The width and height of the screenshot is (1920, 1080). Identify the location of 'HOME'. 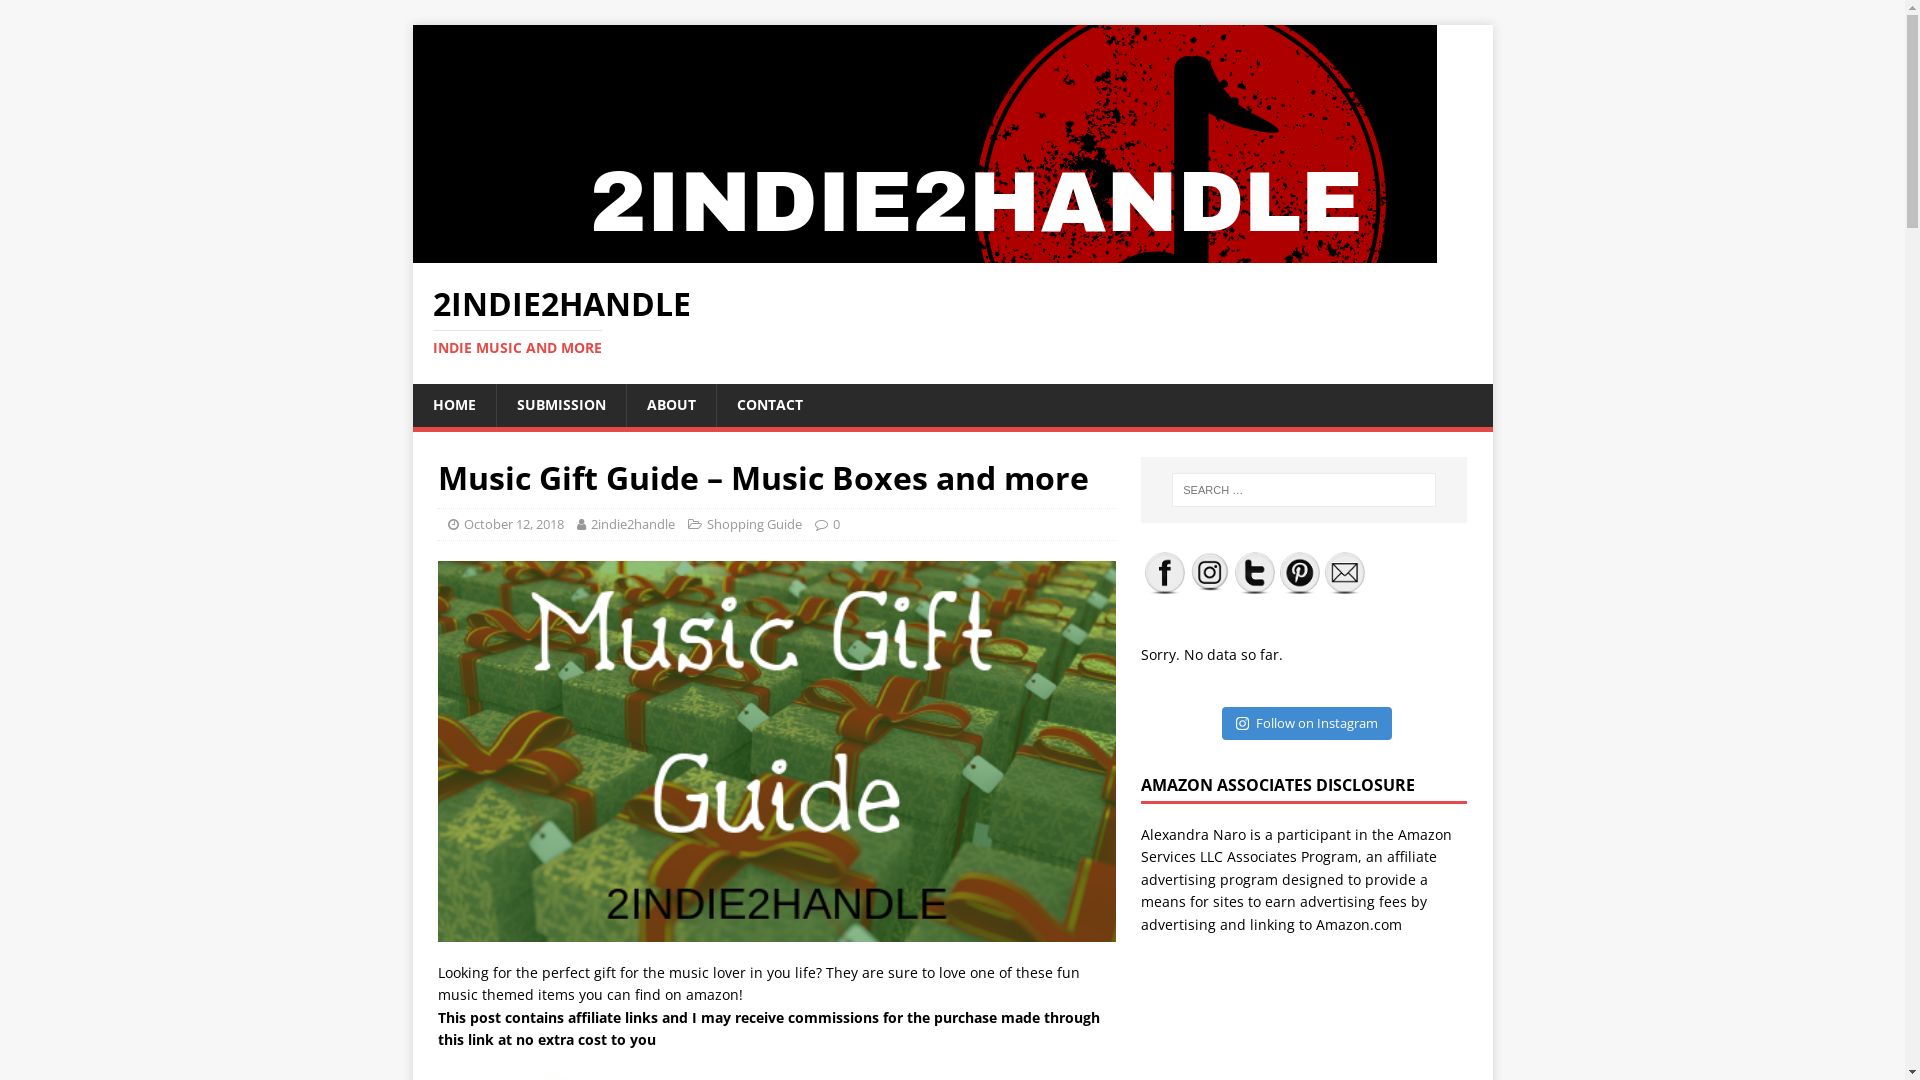
(452, 405).